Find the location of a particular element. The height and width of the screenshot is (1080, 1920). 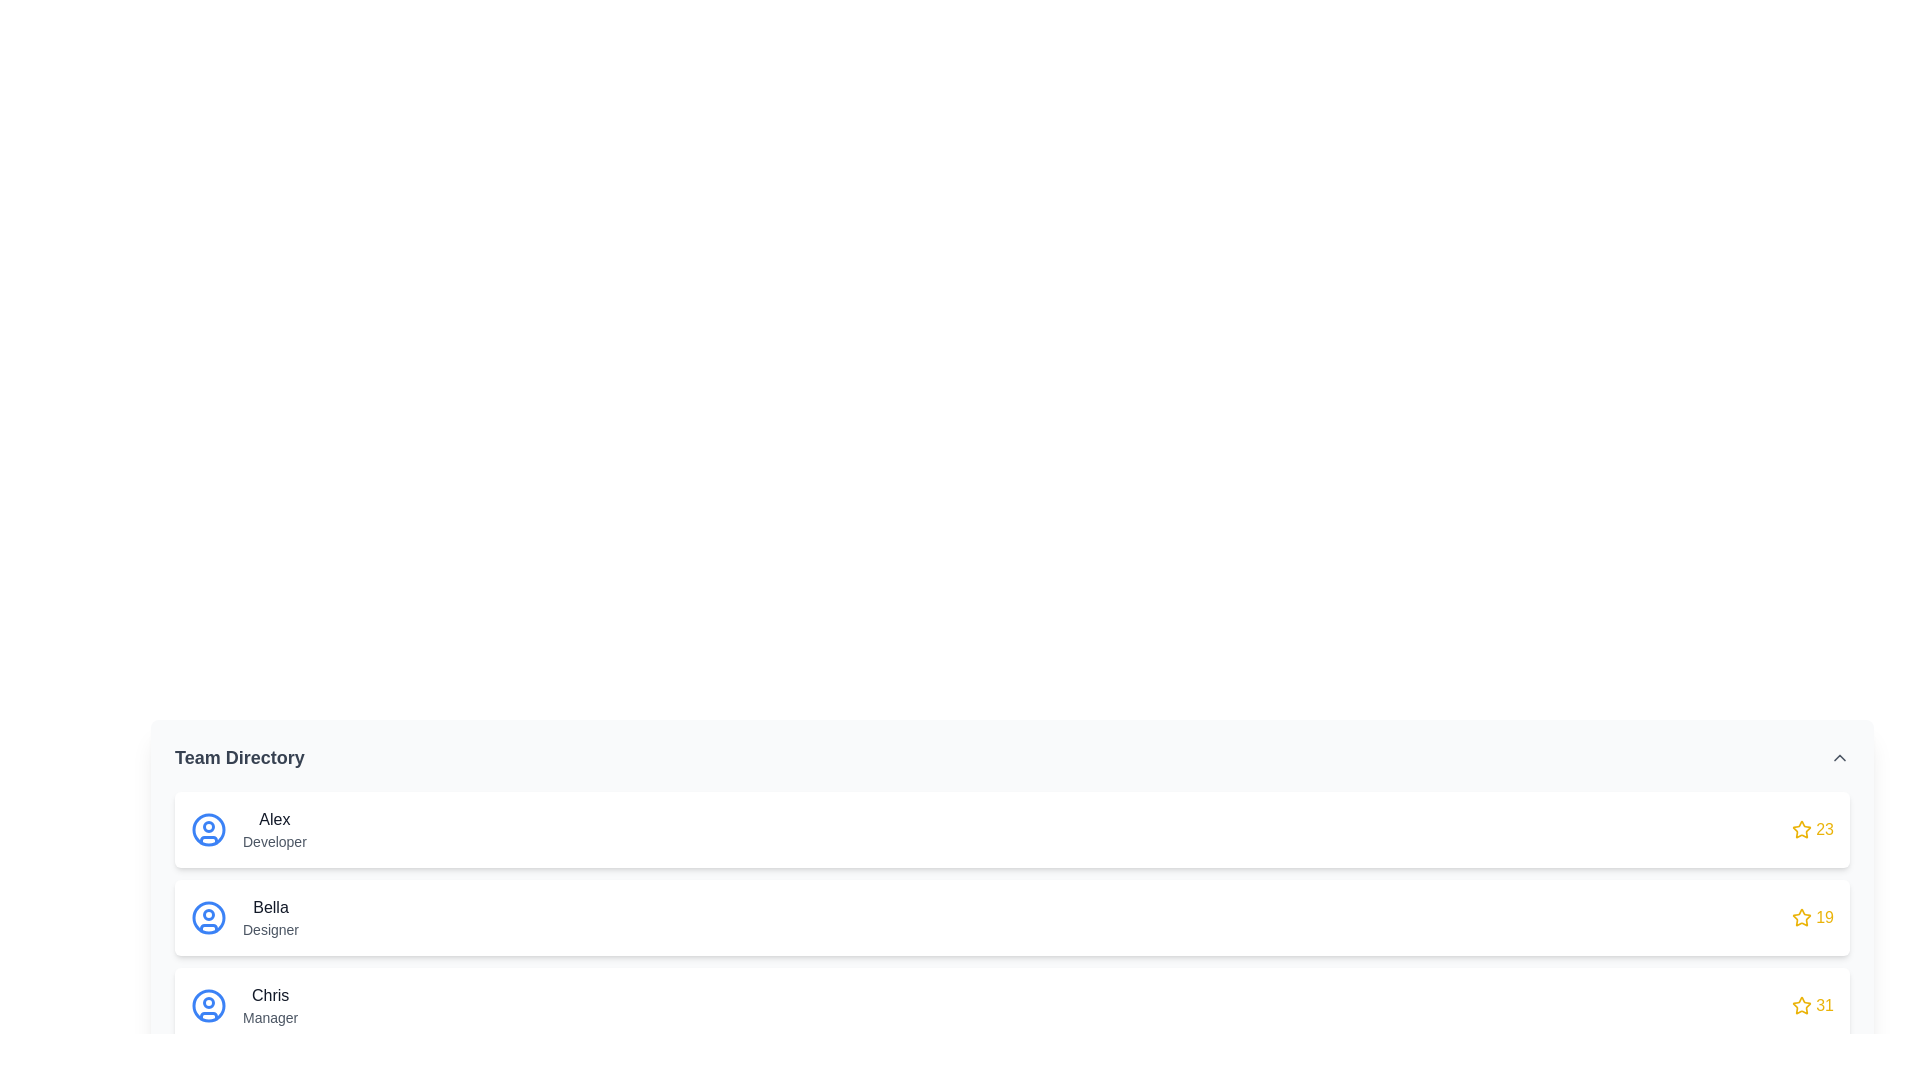

the yellow star-shaped icon with a hollow center, located to the left of the number '31' in the rating display is located at coordinates (1802, 1006).